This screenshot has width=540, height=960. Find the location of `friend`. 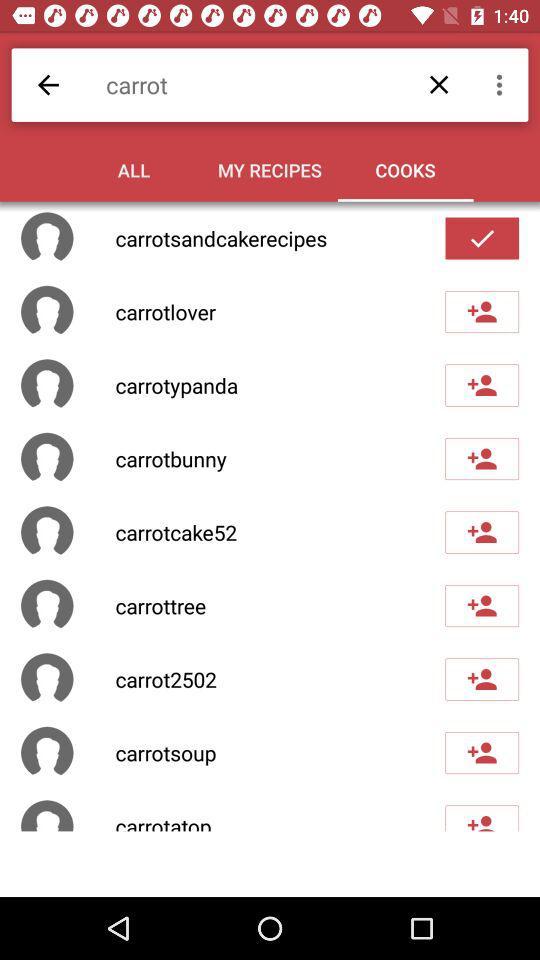

friend is located at coordinates (481, 312).